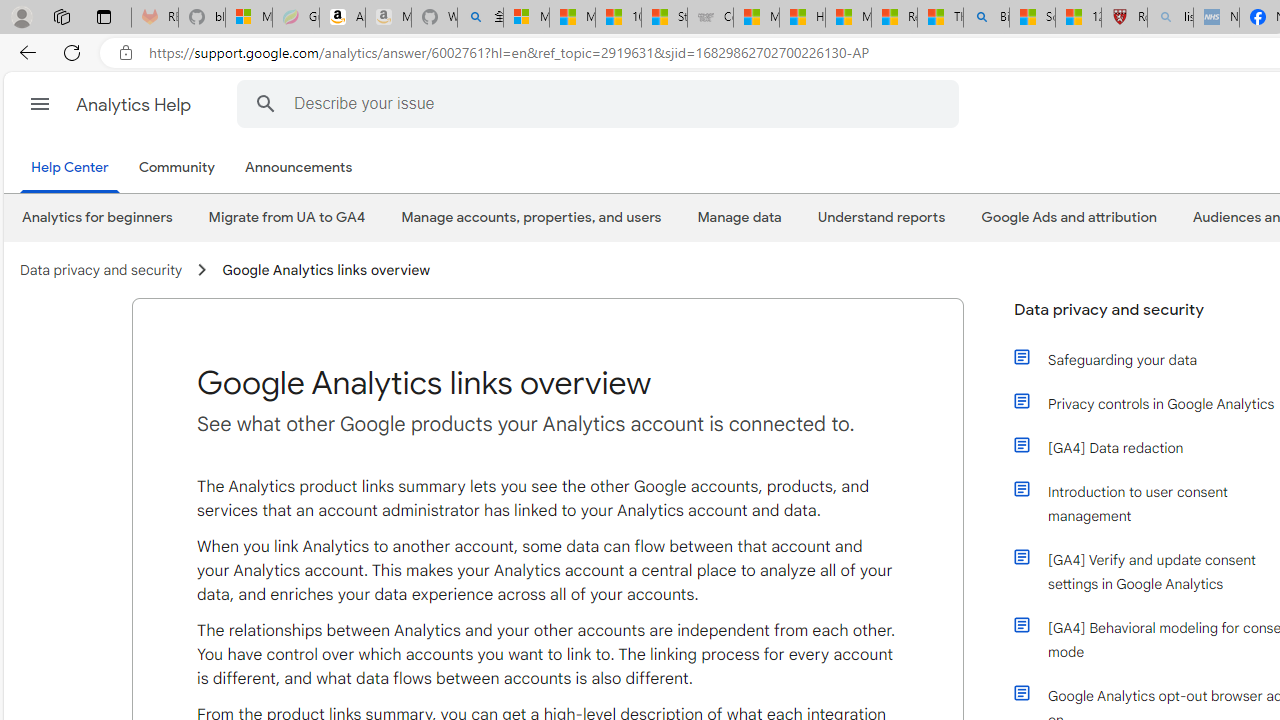 Image resolution: width=1280 pixels, height=720 pixels. I want to click on 'Science - MSN', so click(1032, 17).